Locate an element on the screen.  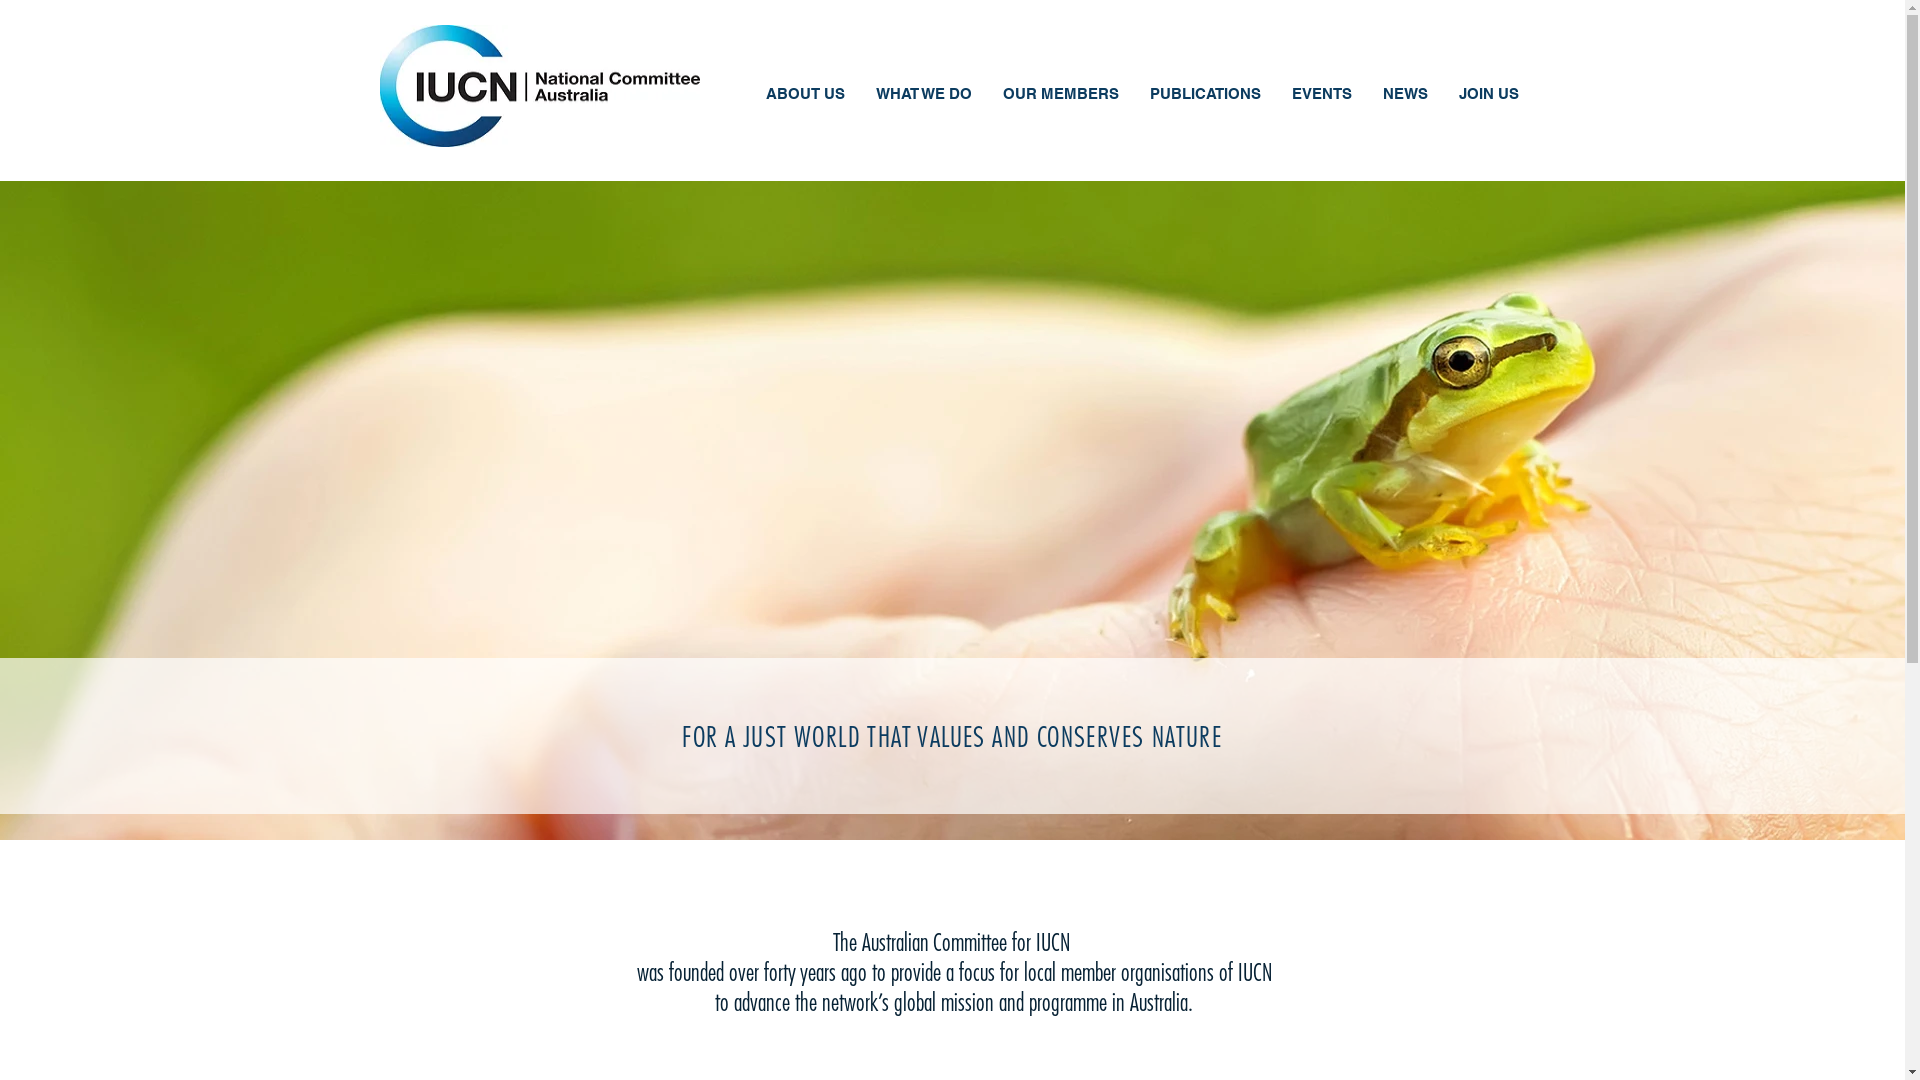
'ABOUT US' is located at coordinates (748, 95).